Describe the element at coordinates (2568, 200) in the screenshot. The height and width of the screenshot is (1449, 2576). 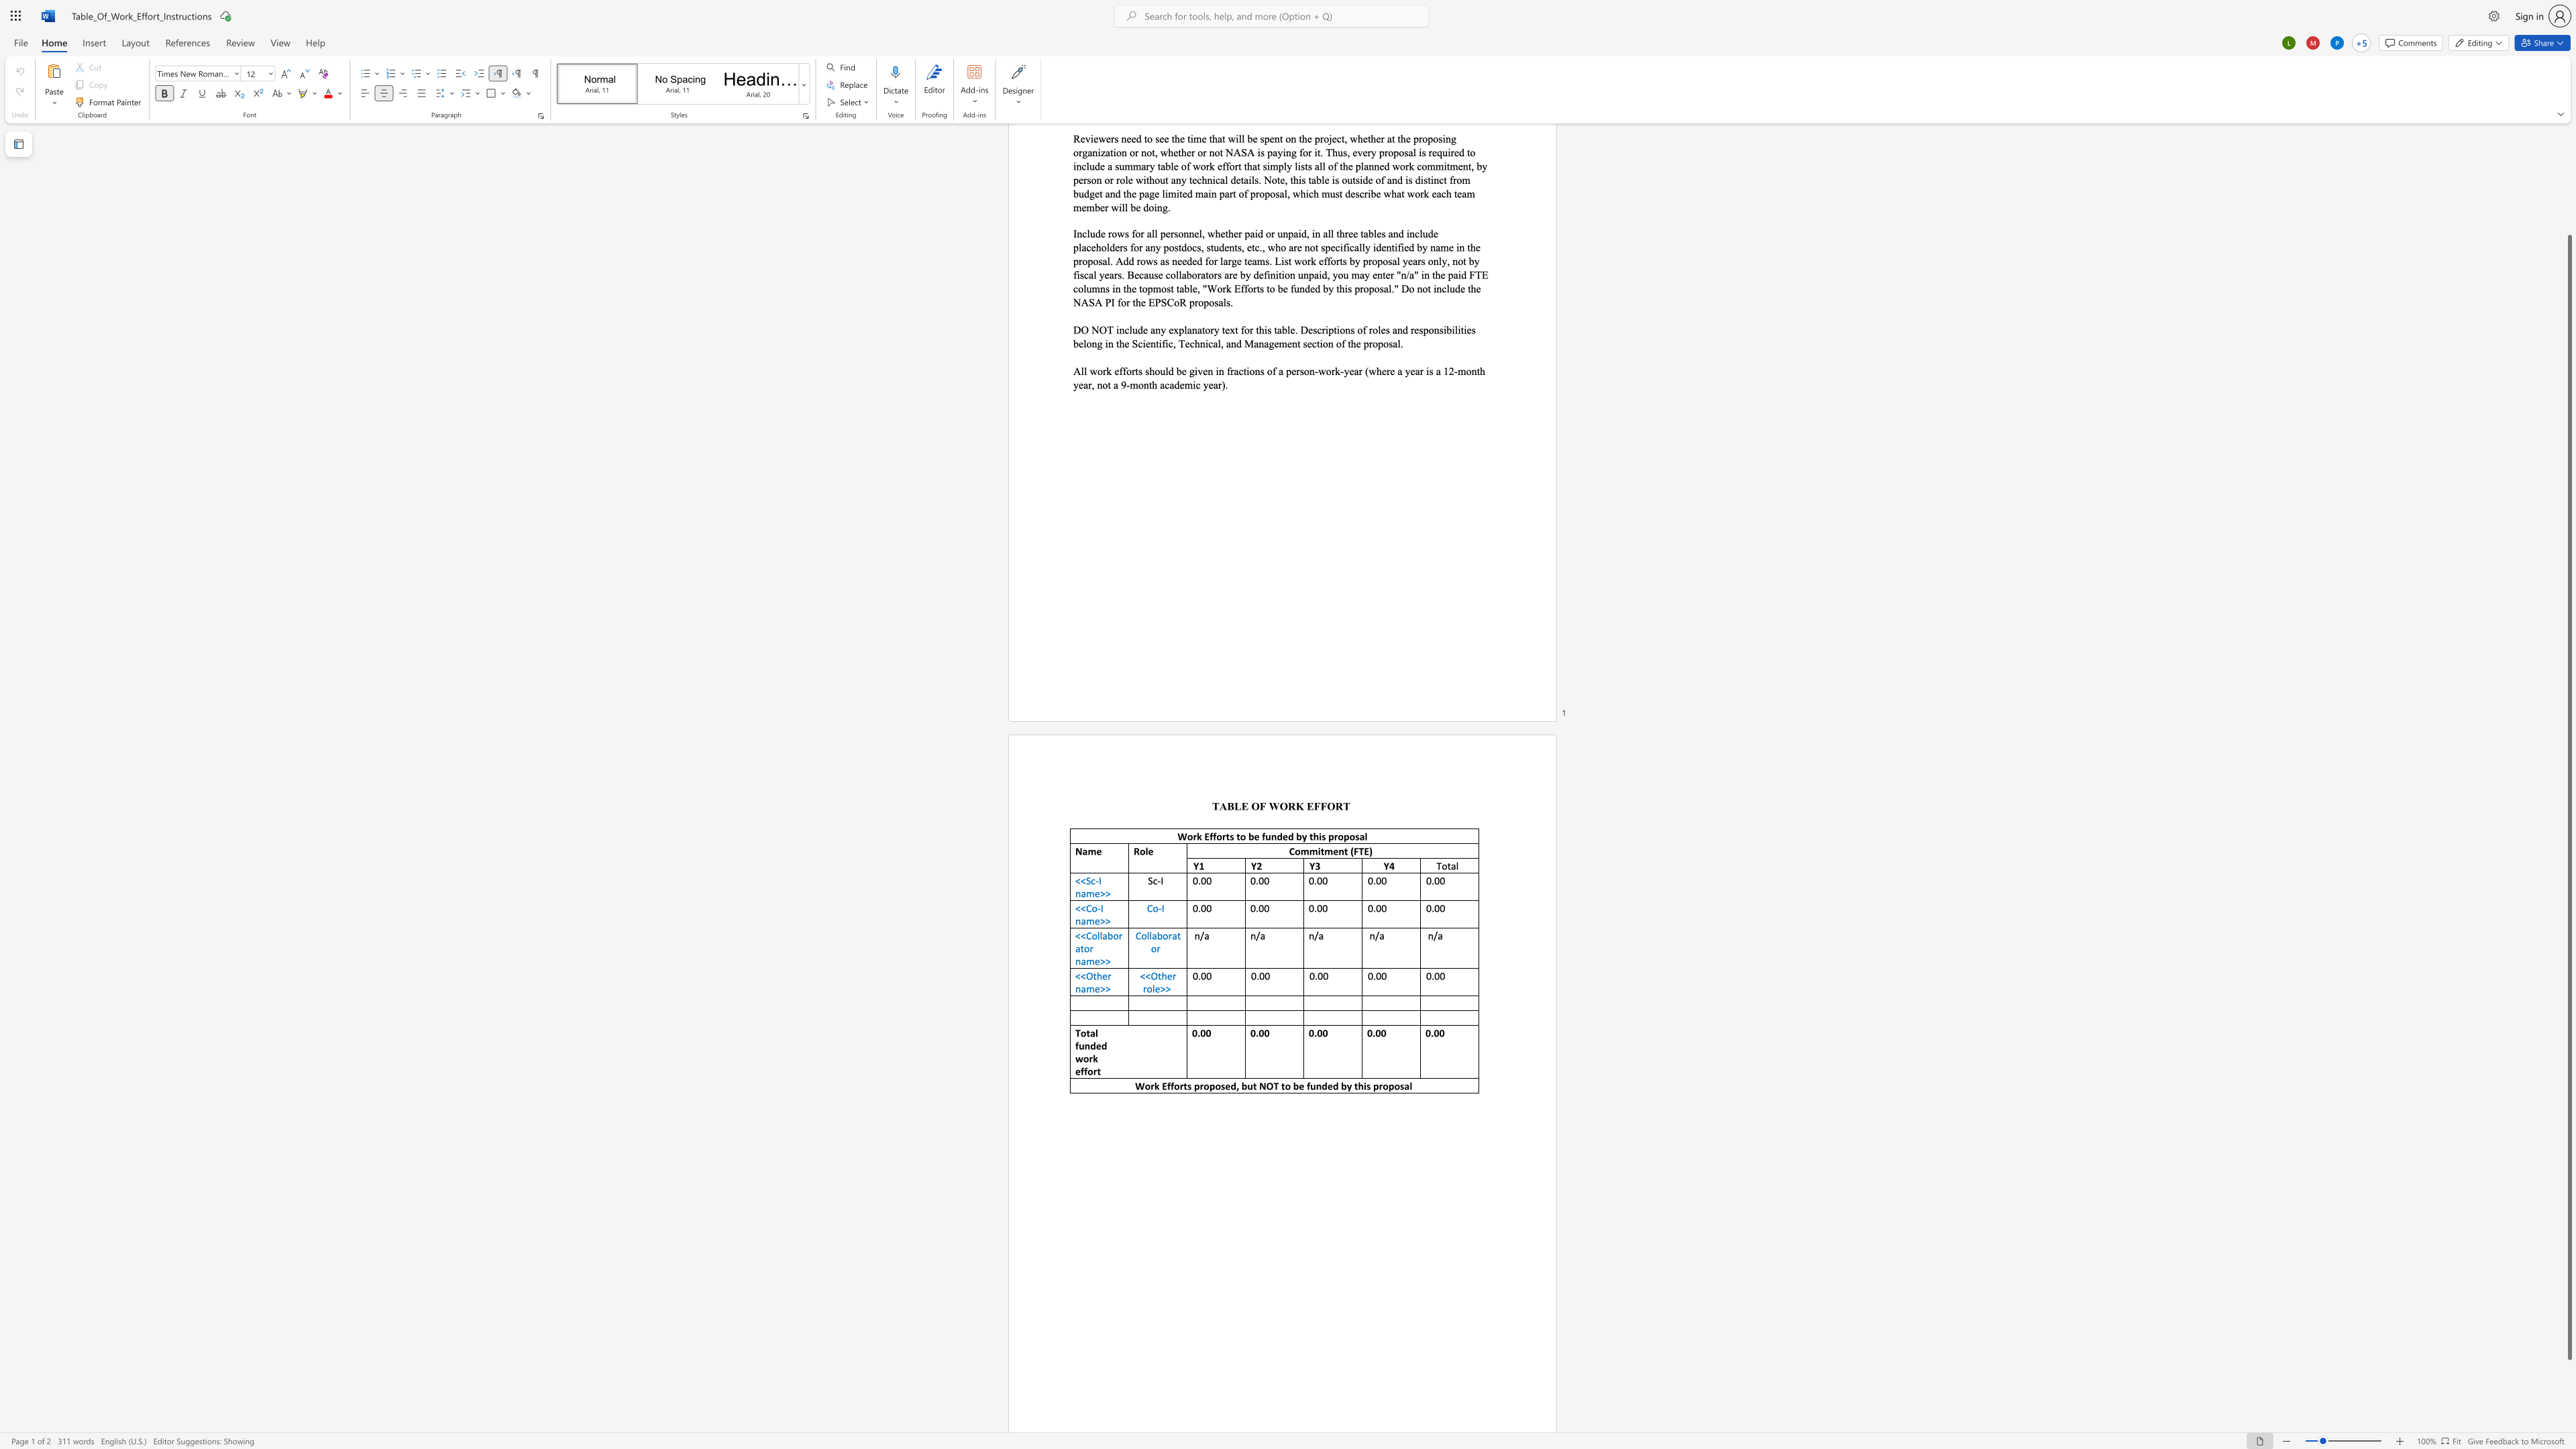
I see `the right-hand scrollbar to ascend the page` at that location.